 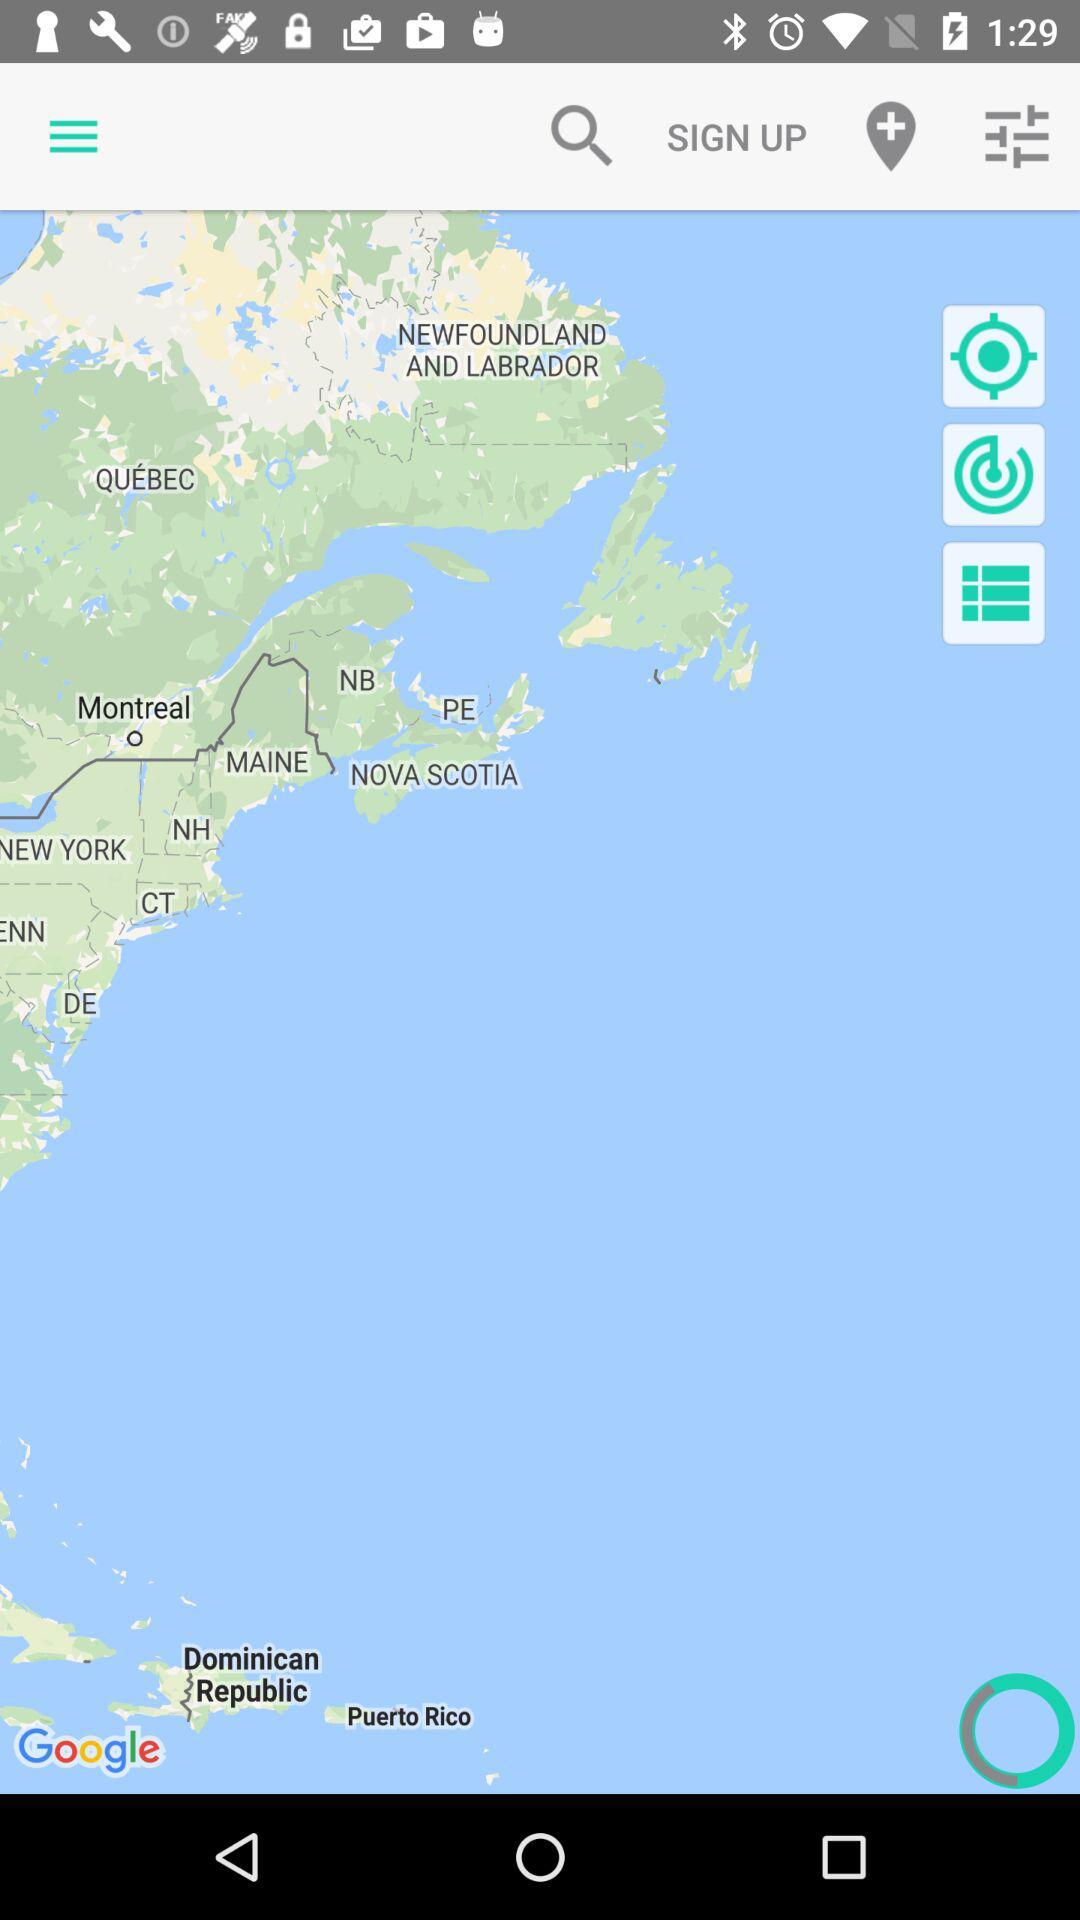 I want to click on item to the left of the sign up icon, so click(x=582, y=135).